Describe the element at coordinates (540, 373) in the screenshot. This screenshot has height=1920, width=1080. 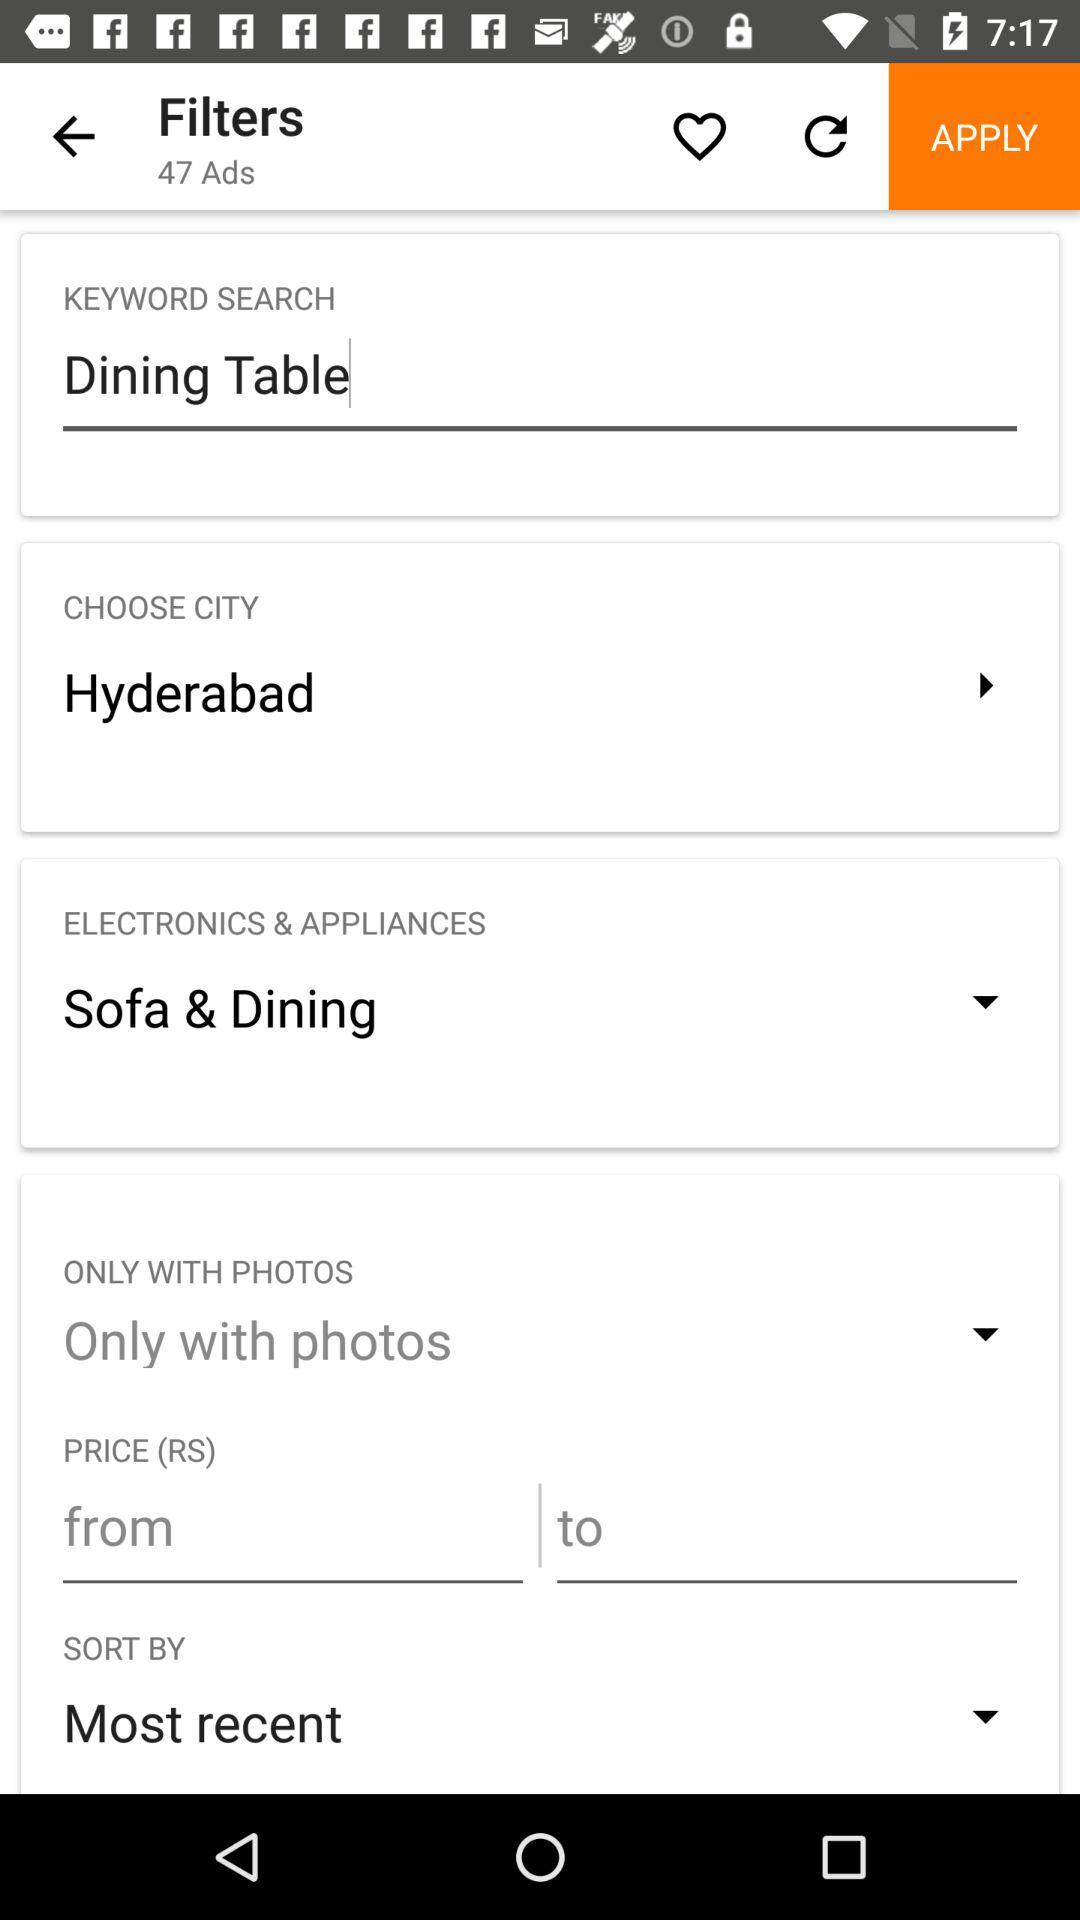
I see `the icon above the choose city` at that location.